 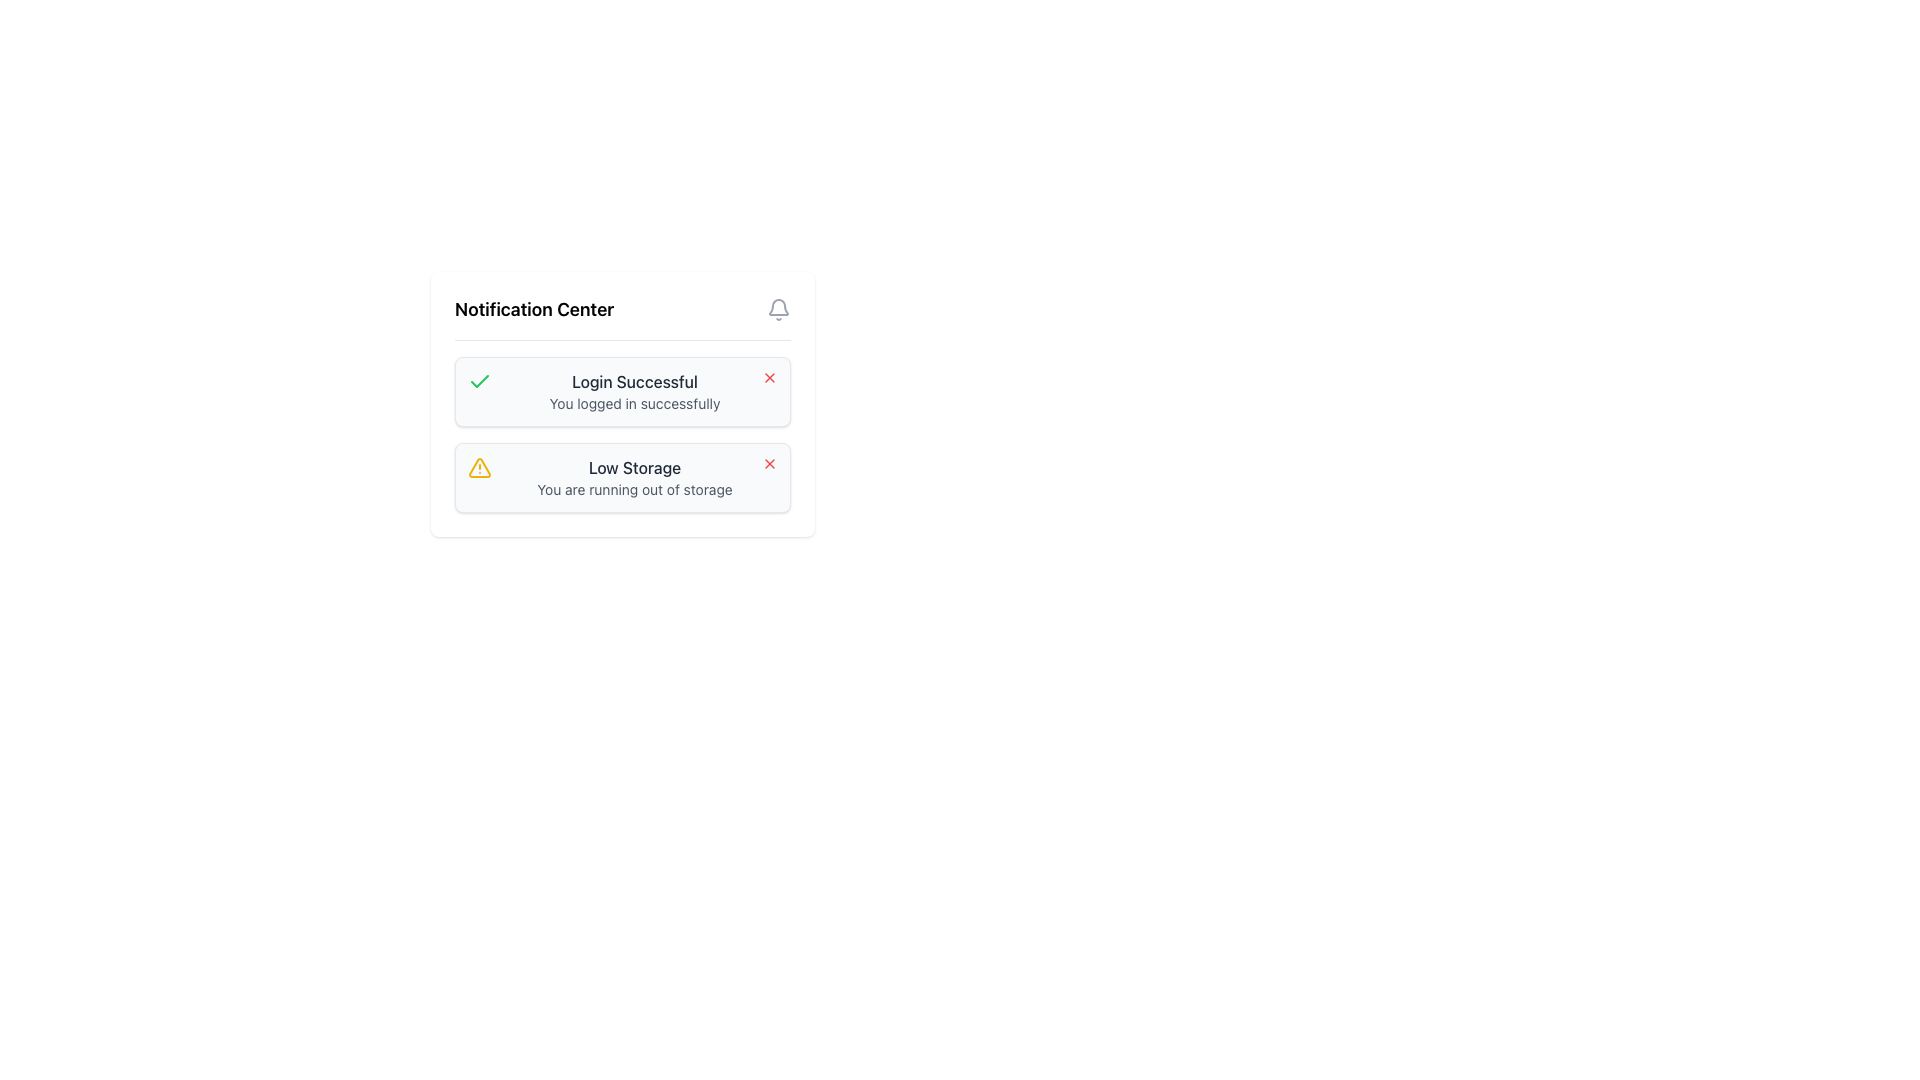 What do you see at coordinates (480, 381) in the screenshot?
I see `the success icon located in the top-left corner of the 'Login Successful' notification card to indicate confirmation status` at bounding box center [480, 381].